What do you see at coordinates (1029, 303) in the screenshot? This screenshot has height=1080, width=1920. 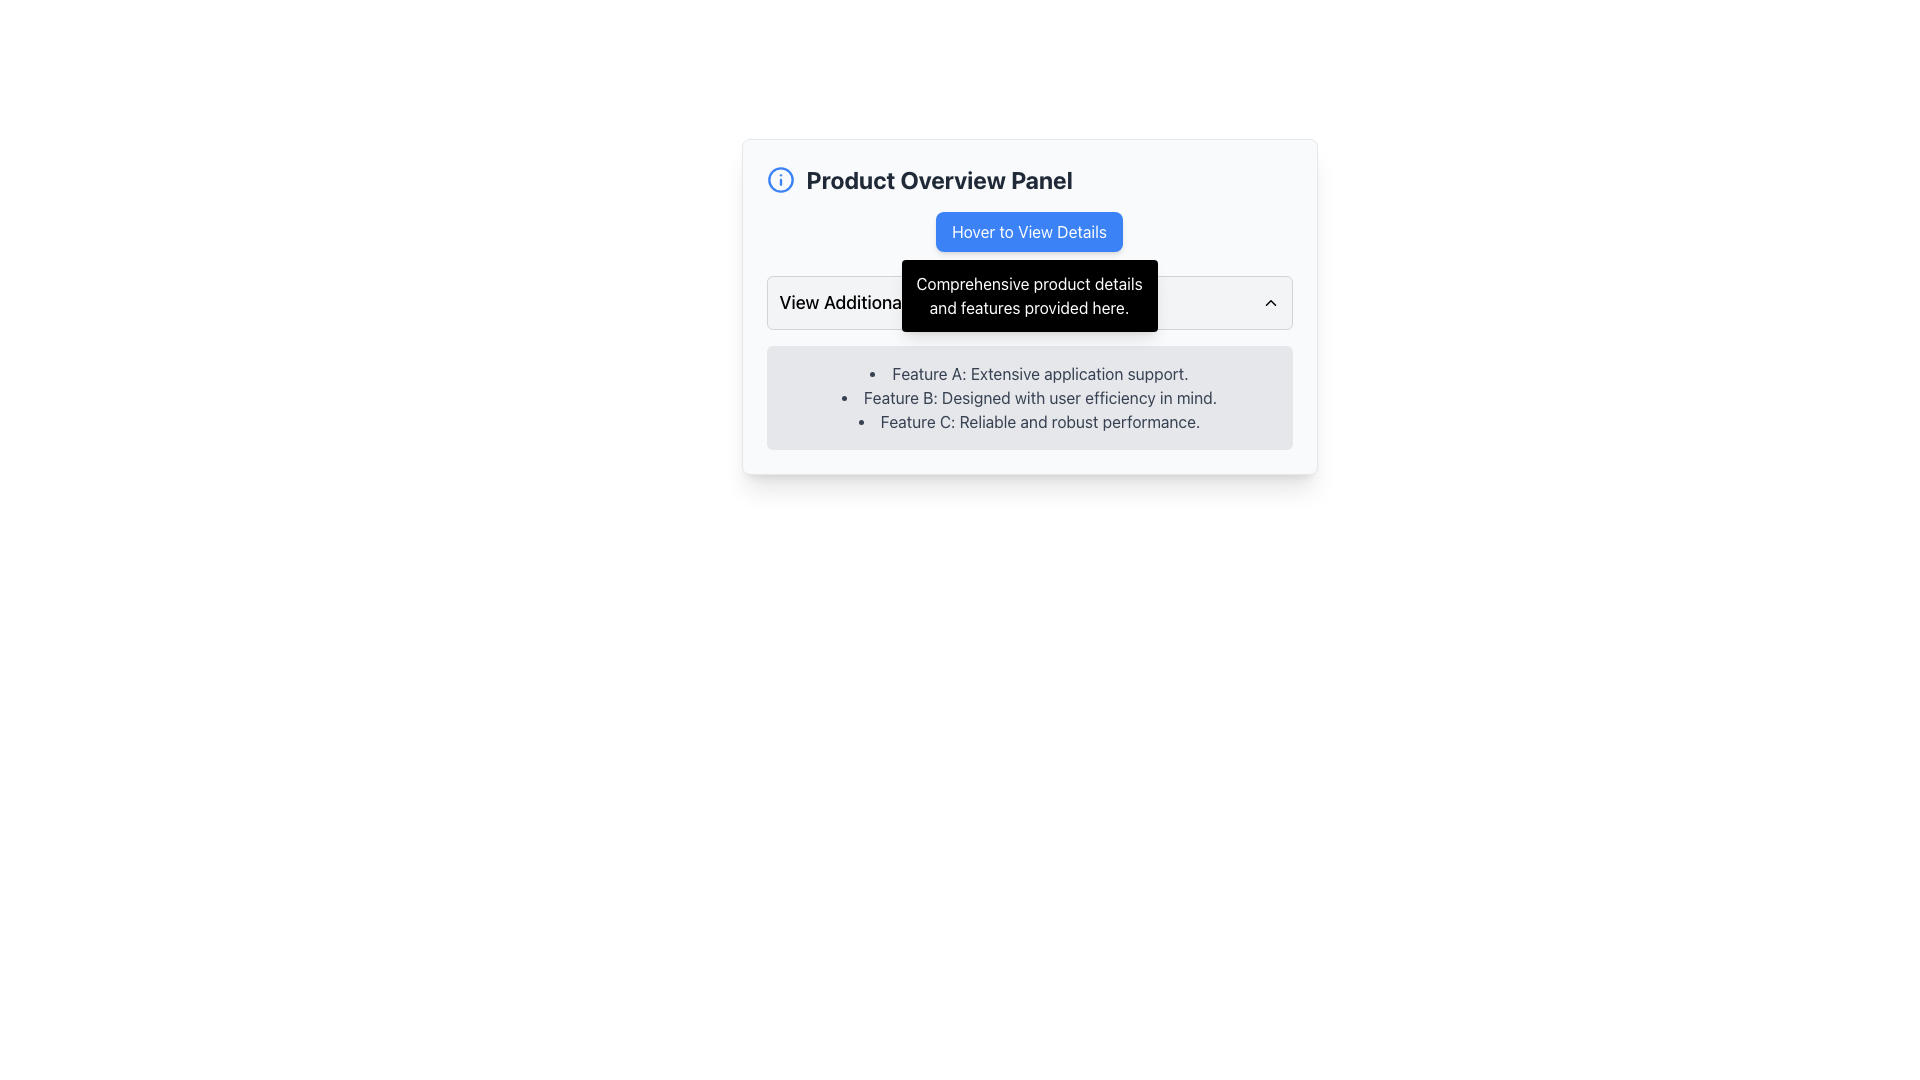 I see `the dropdown header labeled 'View Additional Features'` at bounding box center [1029, 303].